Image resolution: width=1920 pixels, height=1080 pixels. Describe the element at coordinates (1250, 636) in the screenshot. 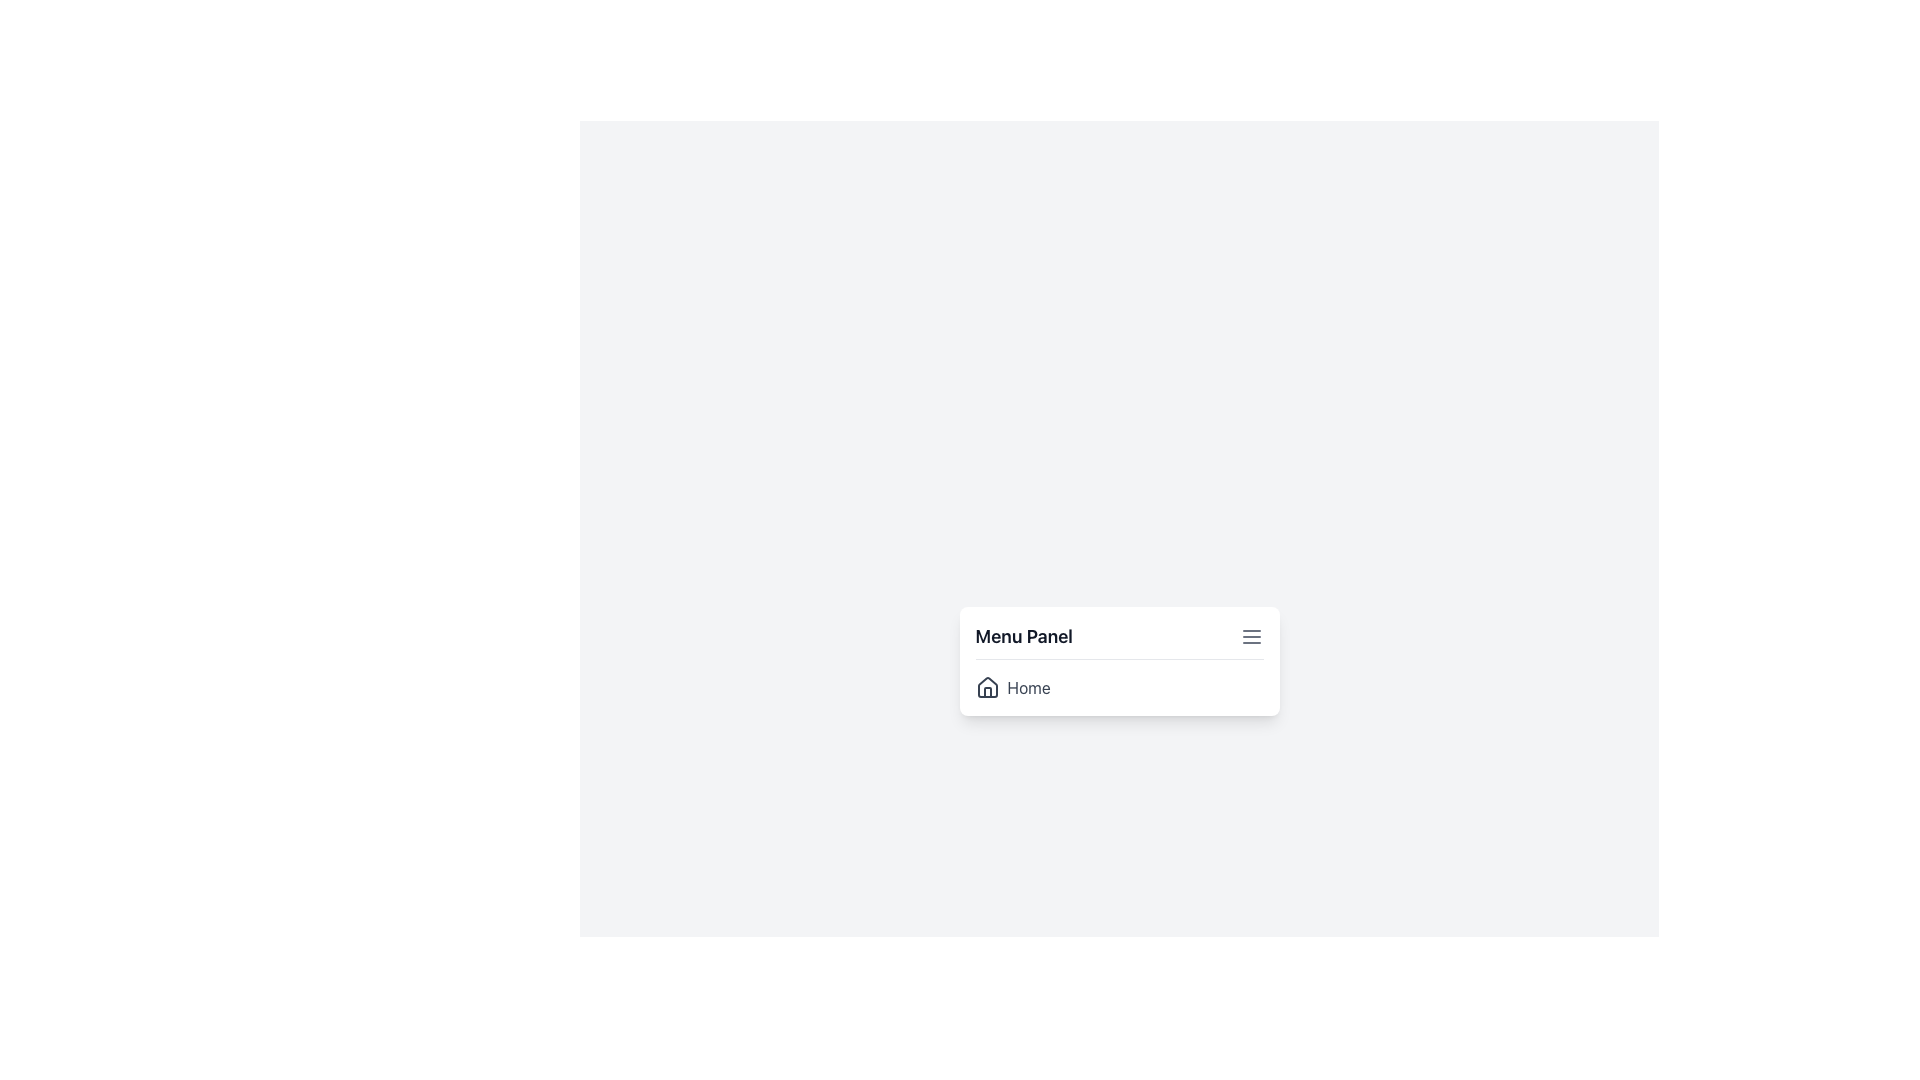

I see `the menu trigger icon button located` at that location.